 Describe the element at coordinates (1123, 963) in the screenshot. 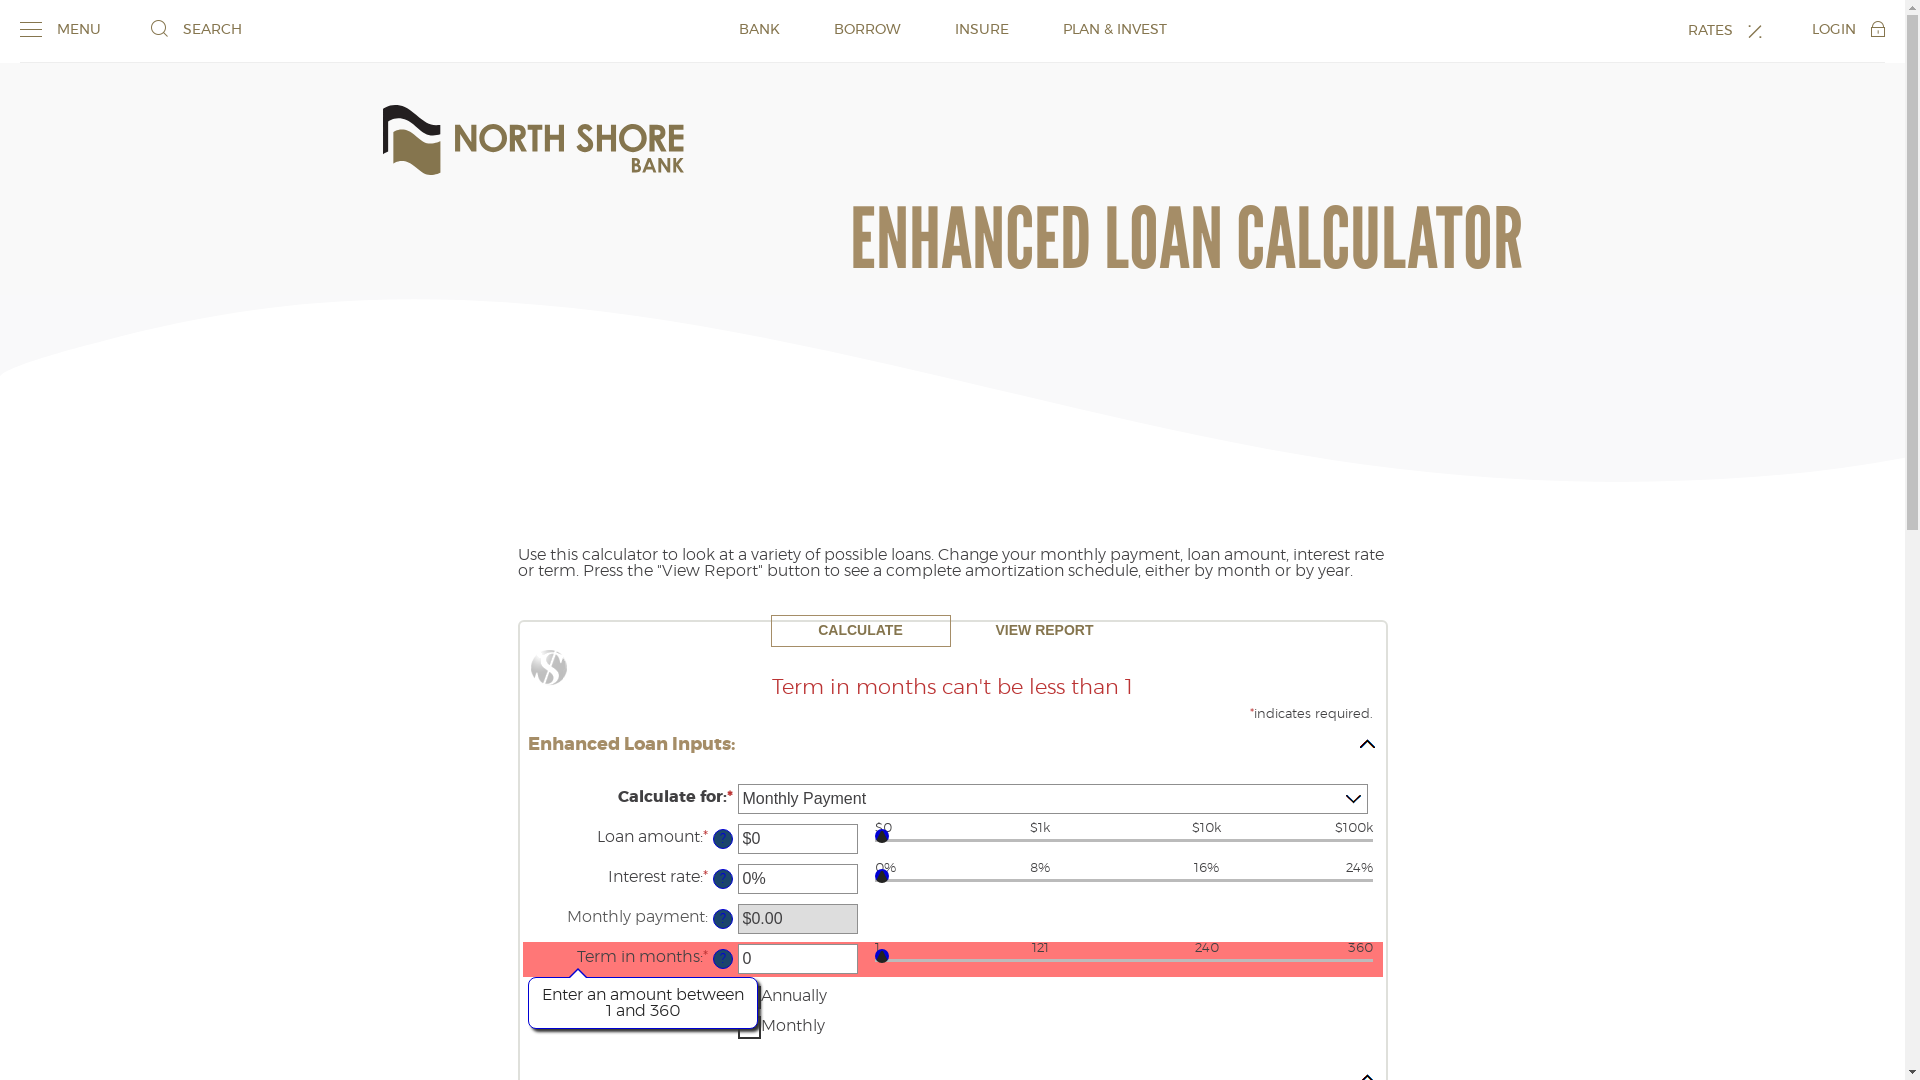

I see `'Term in months slider'` at that location.